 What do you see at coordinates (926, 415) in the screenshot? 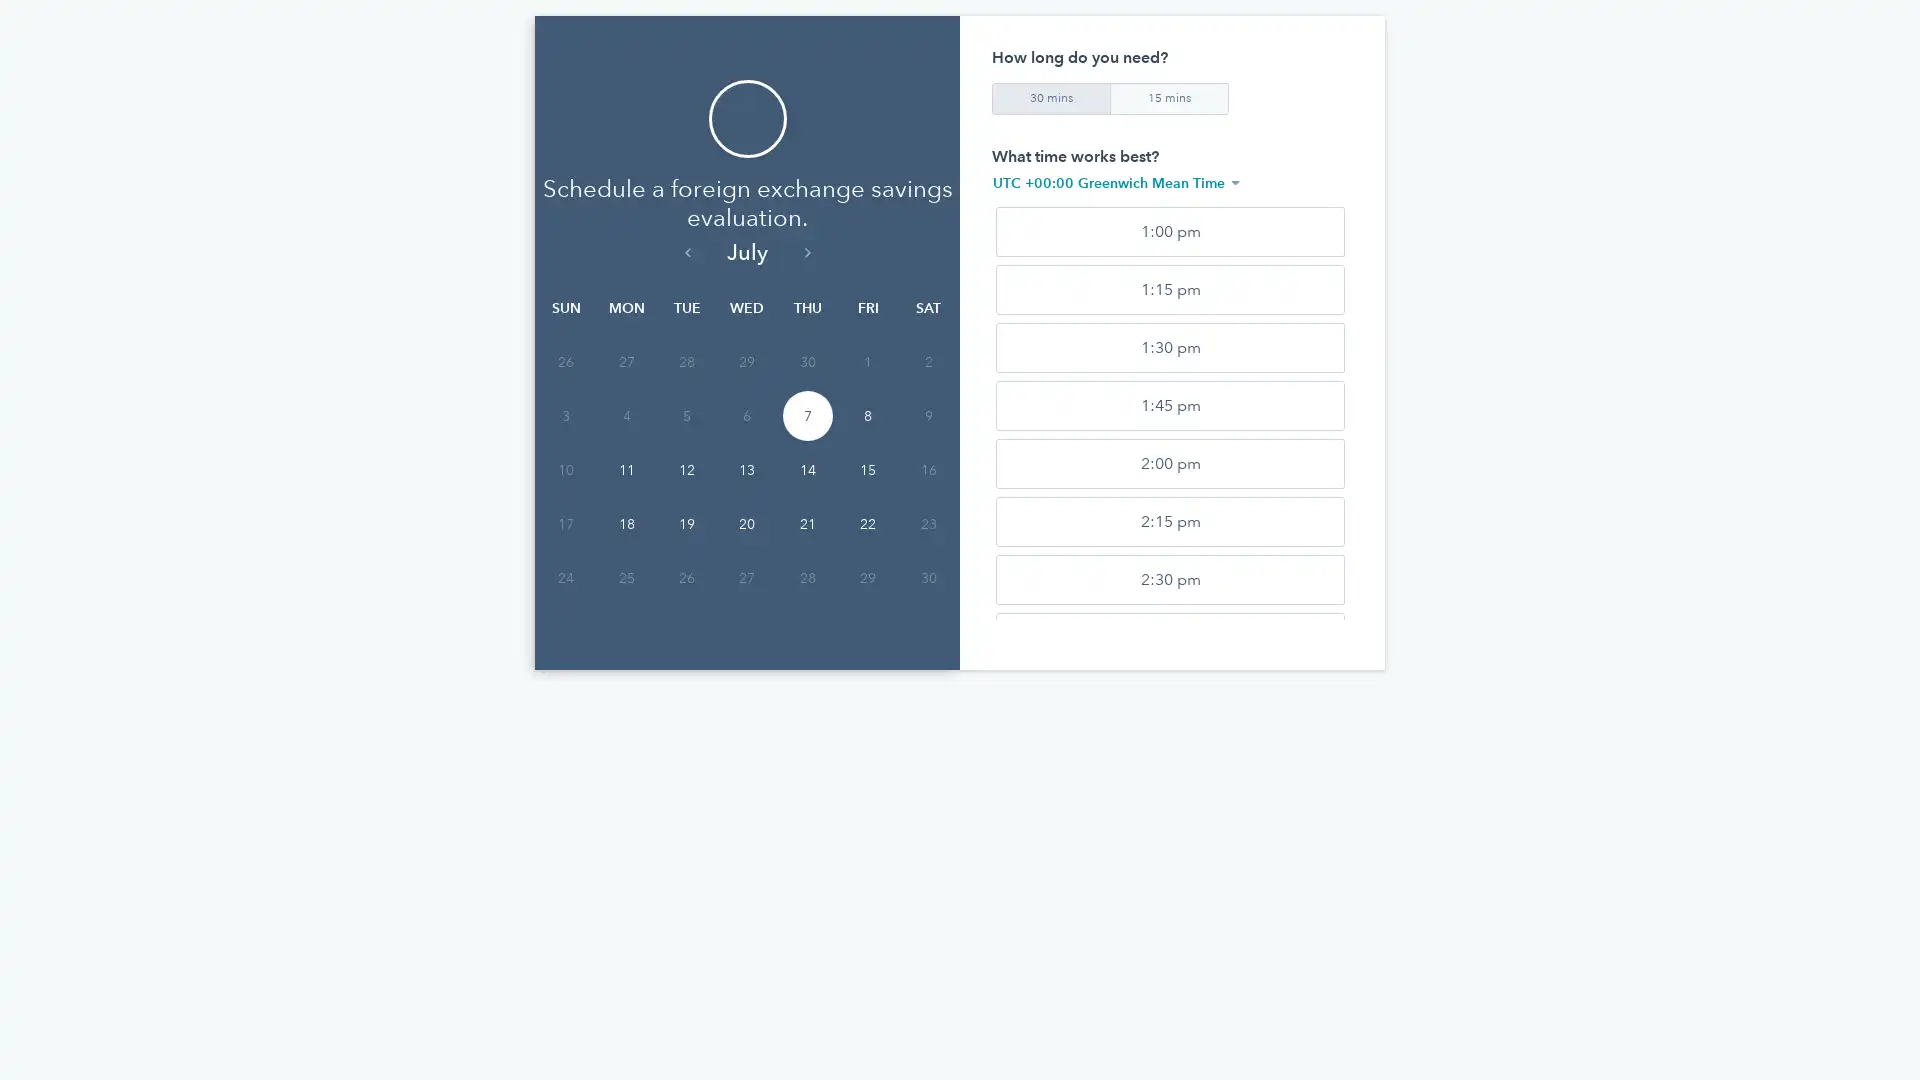
I see `July 9th` at bounding box center [926, 415].